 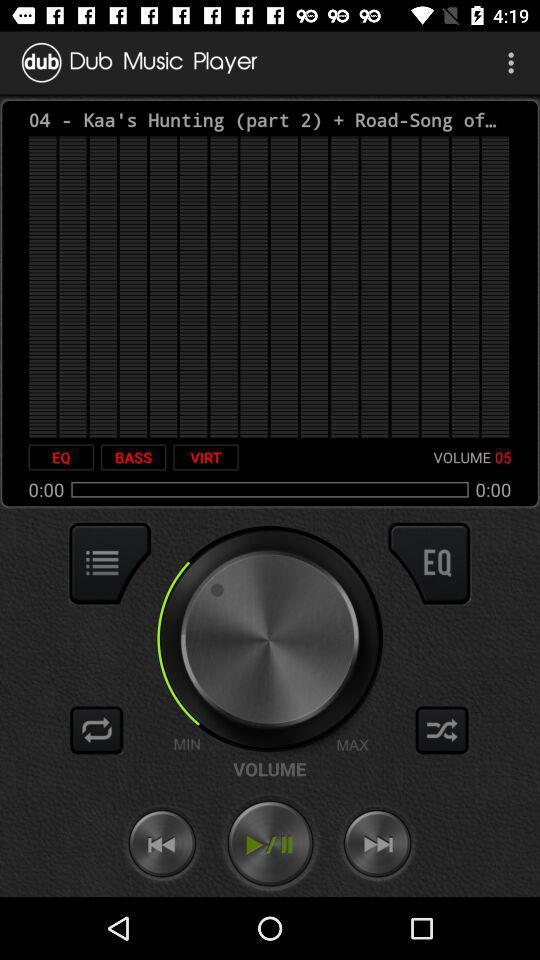 I want to click on the  bass  item, so click(x=133, y=457).